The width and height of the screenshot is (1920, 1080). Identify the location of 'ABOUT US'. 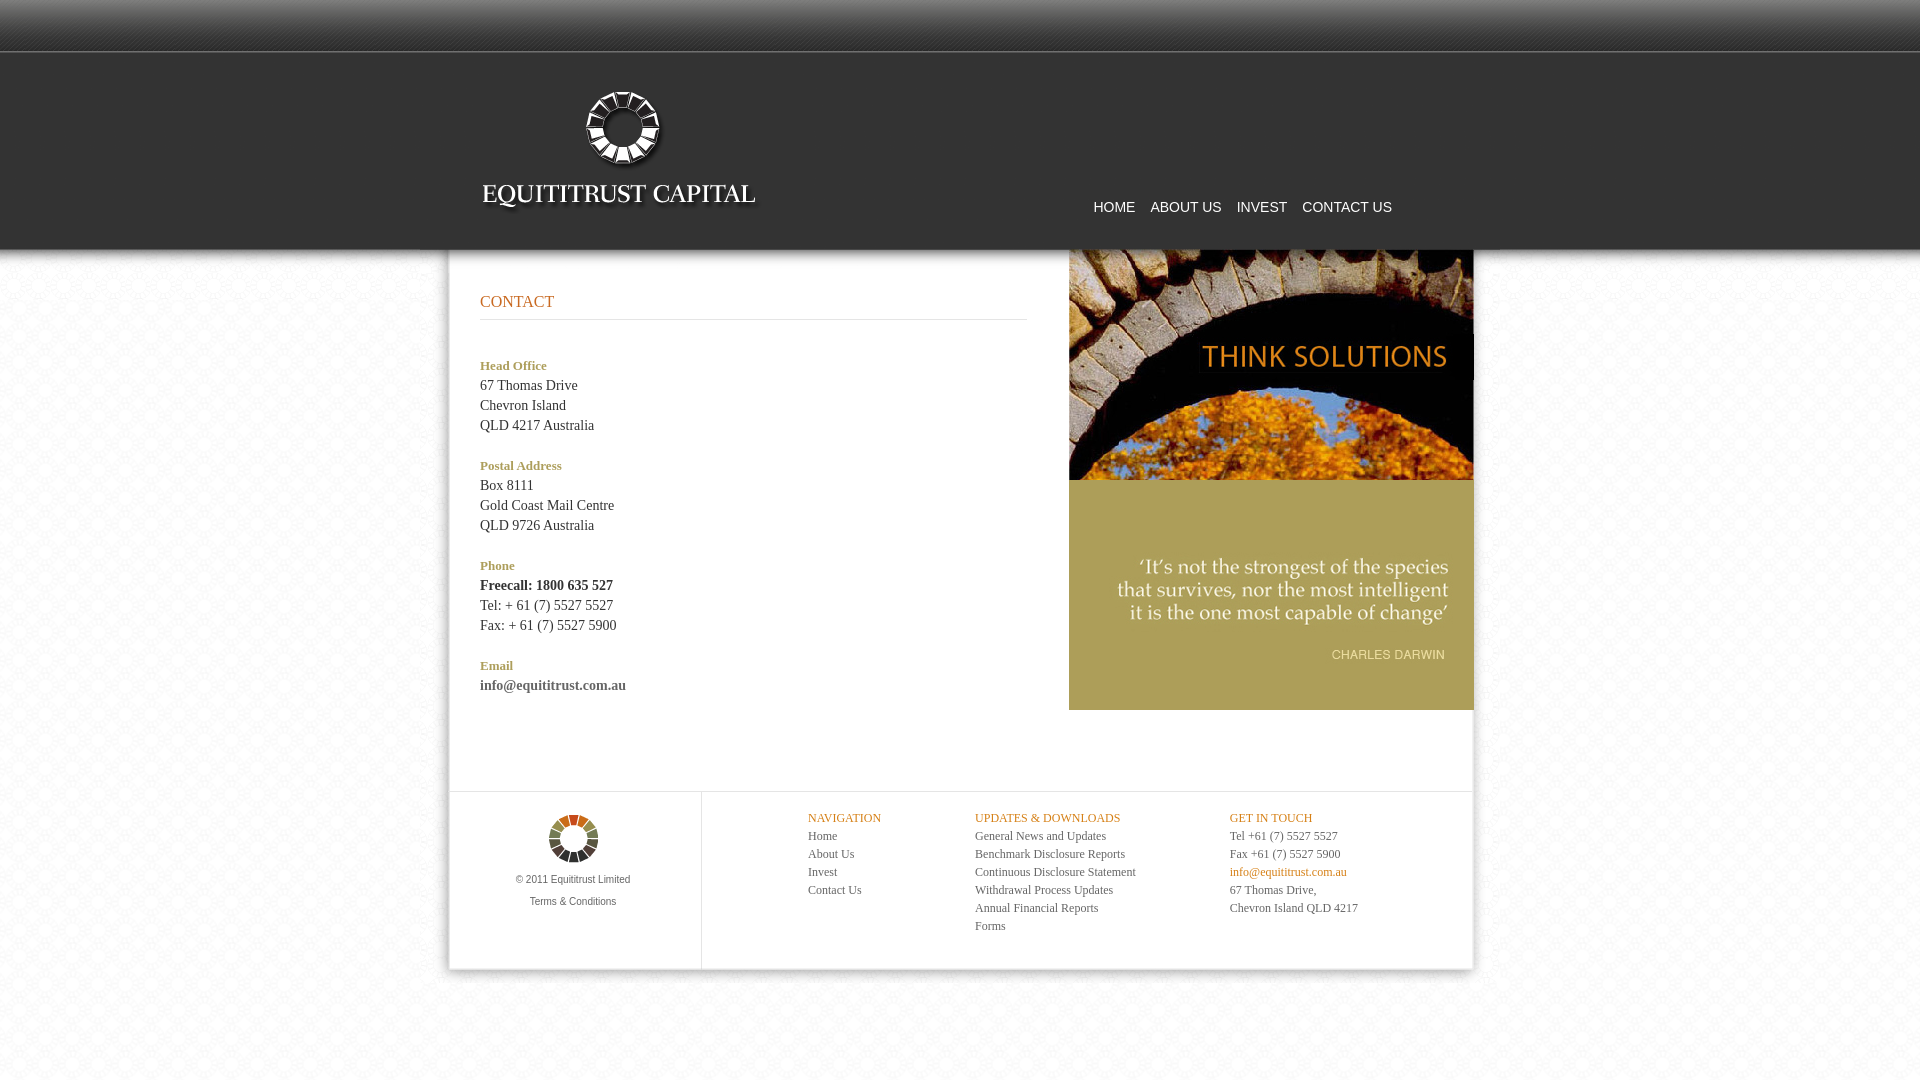
(1185, 207).